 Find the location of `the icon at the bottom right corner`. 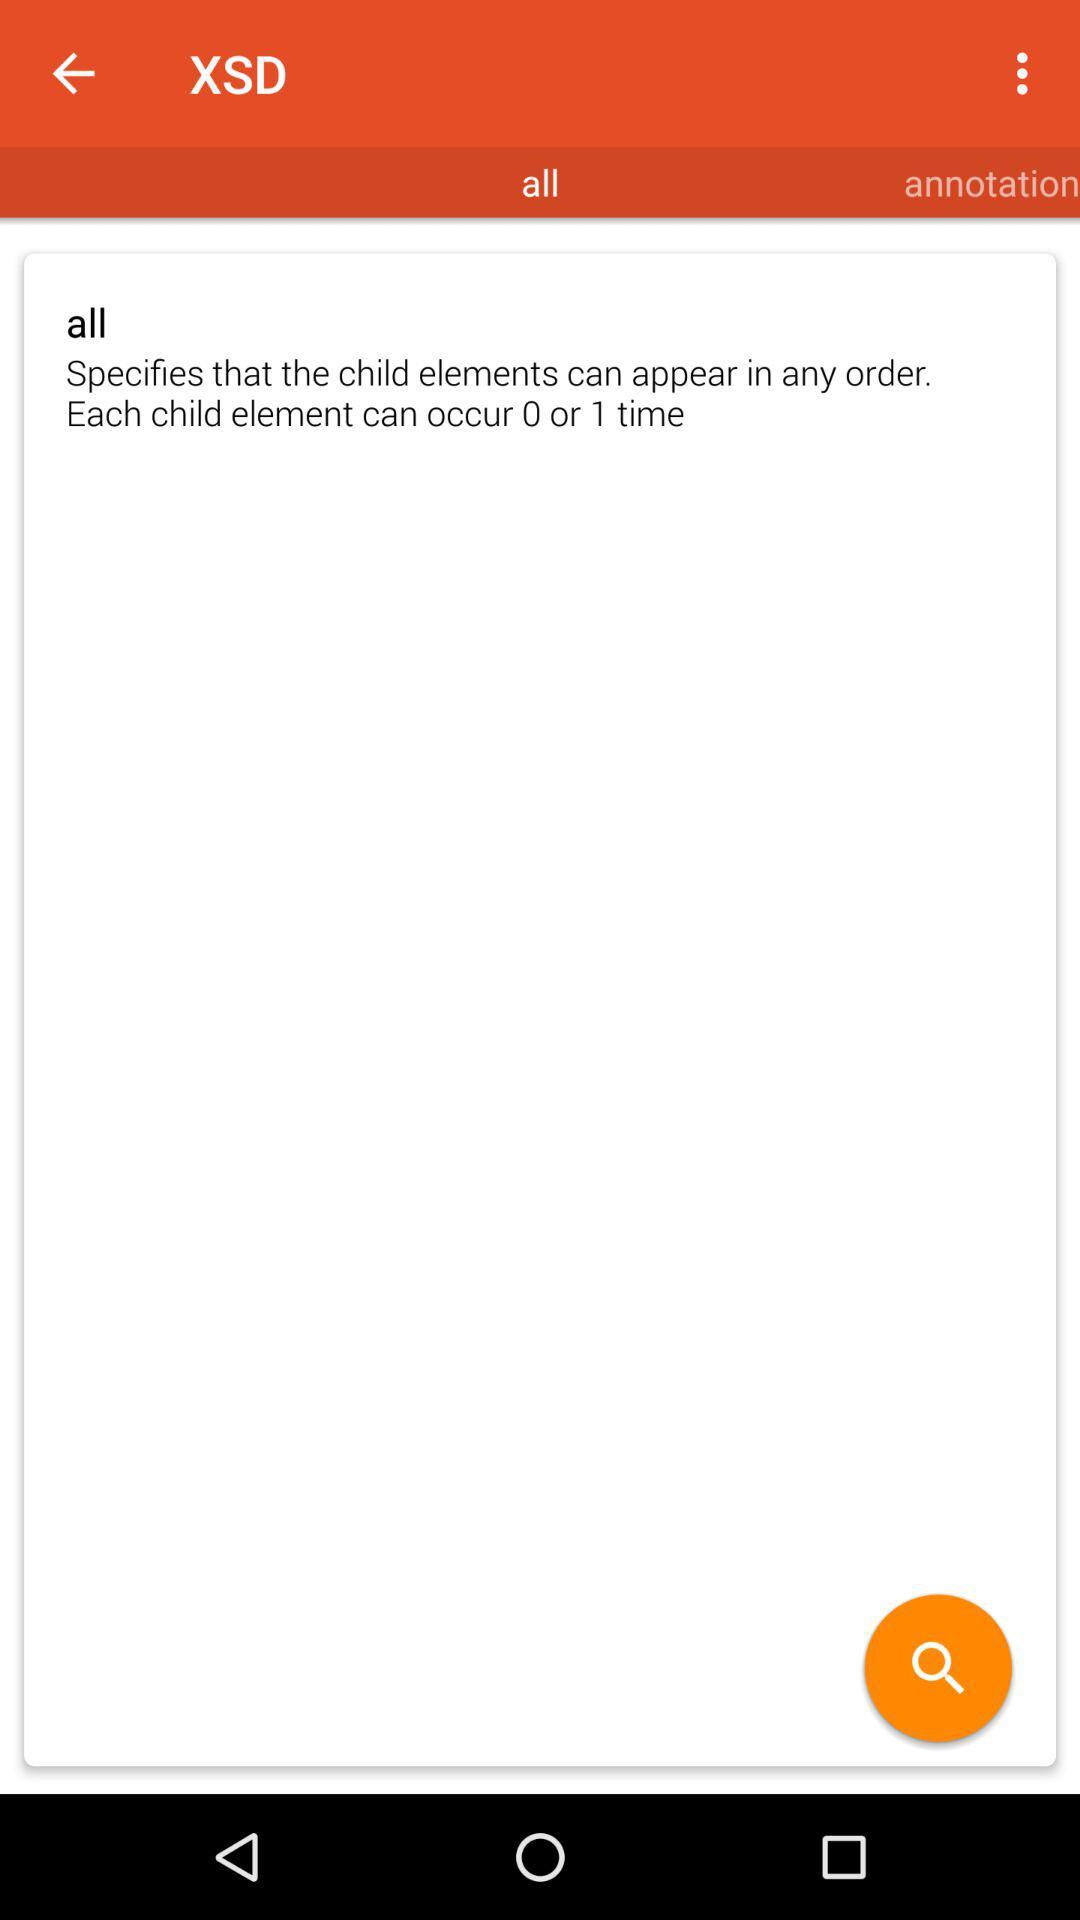

the icon at the bottom right corner is located at coordinates (938, 1670).